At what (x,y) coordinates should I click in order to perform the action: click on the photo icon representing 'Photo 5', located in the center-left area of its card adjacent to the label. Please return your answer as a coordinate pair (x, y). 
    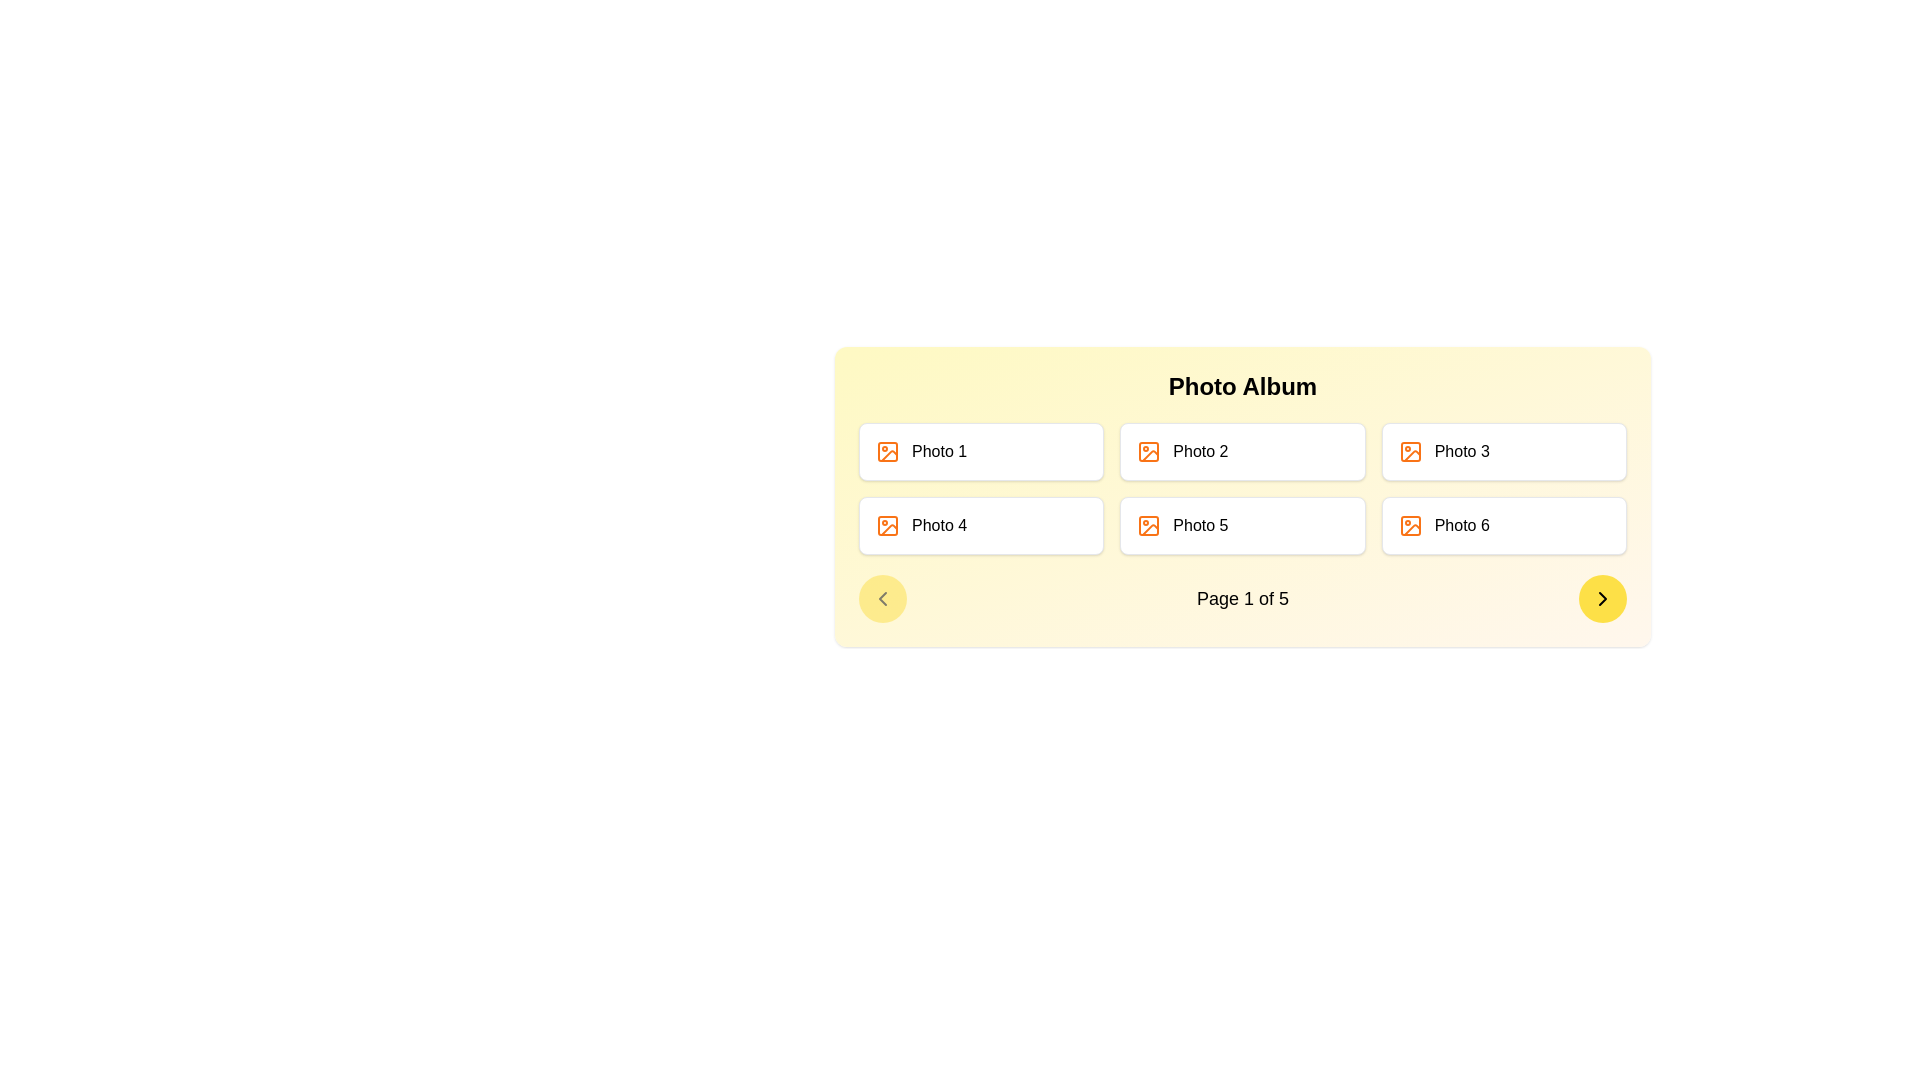
    Looking at the image, I should click on (1149, 524).